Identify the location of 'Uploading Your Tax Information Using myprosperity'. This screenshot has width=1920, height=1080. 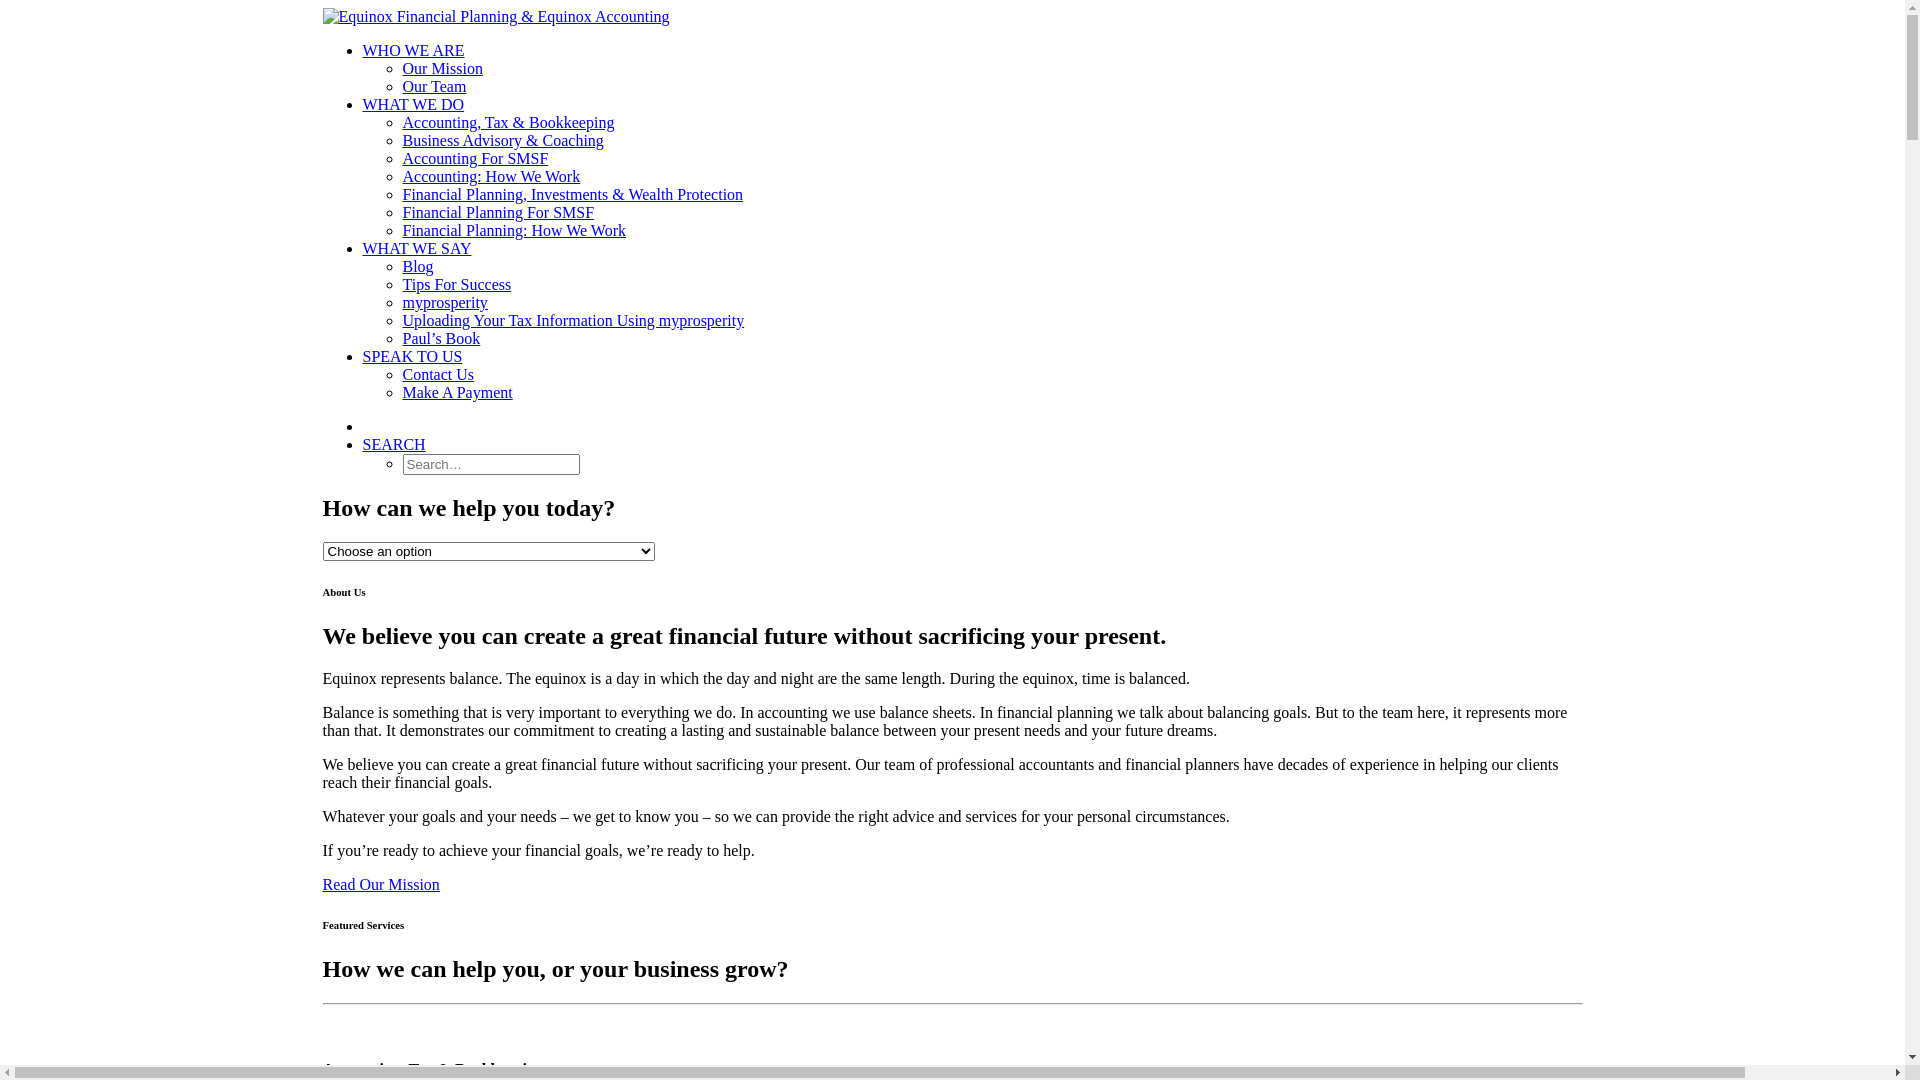
(401, 319).